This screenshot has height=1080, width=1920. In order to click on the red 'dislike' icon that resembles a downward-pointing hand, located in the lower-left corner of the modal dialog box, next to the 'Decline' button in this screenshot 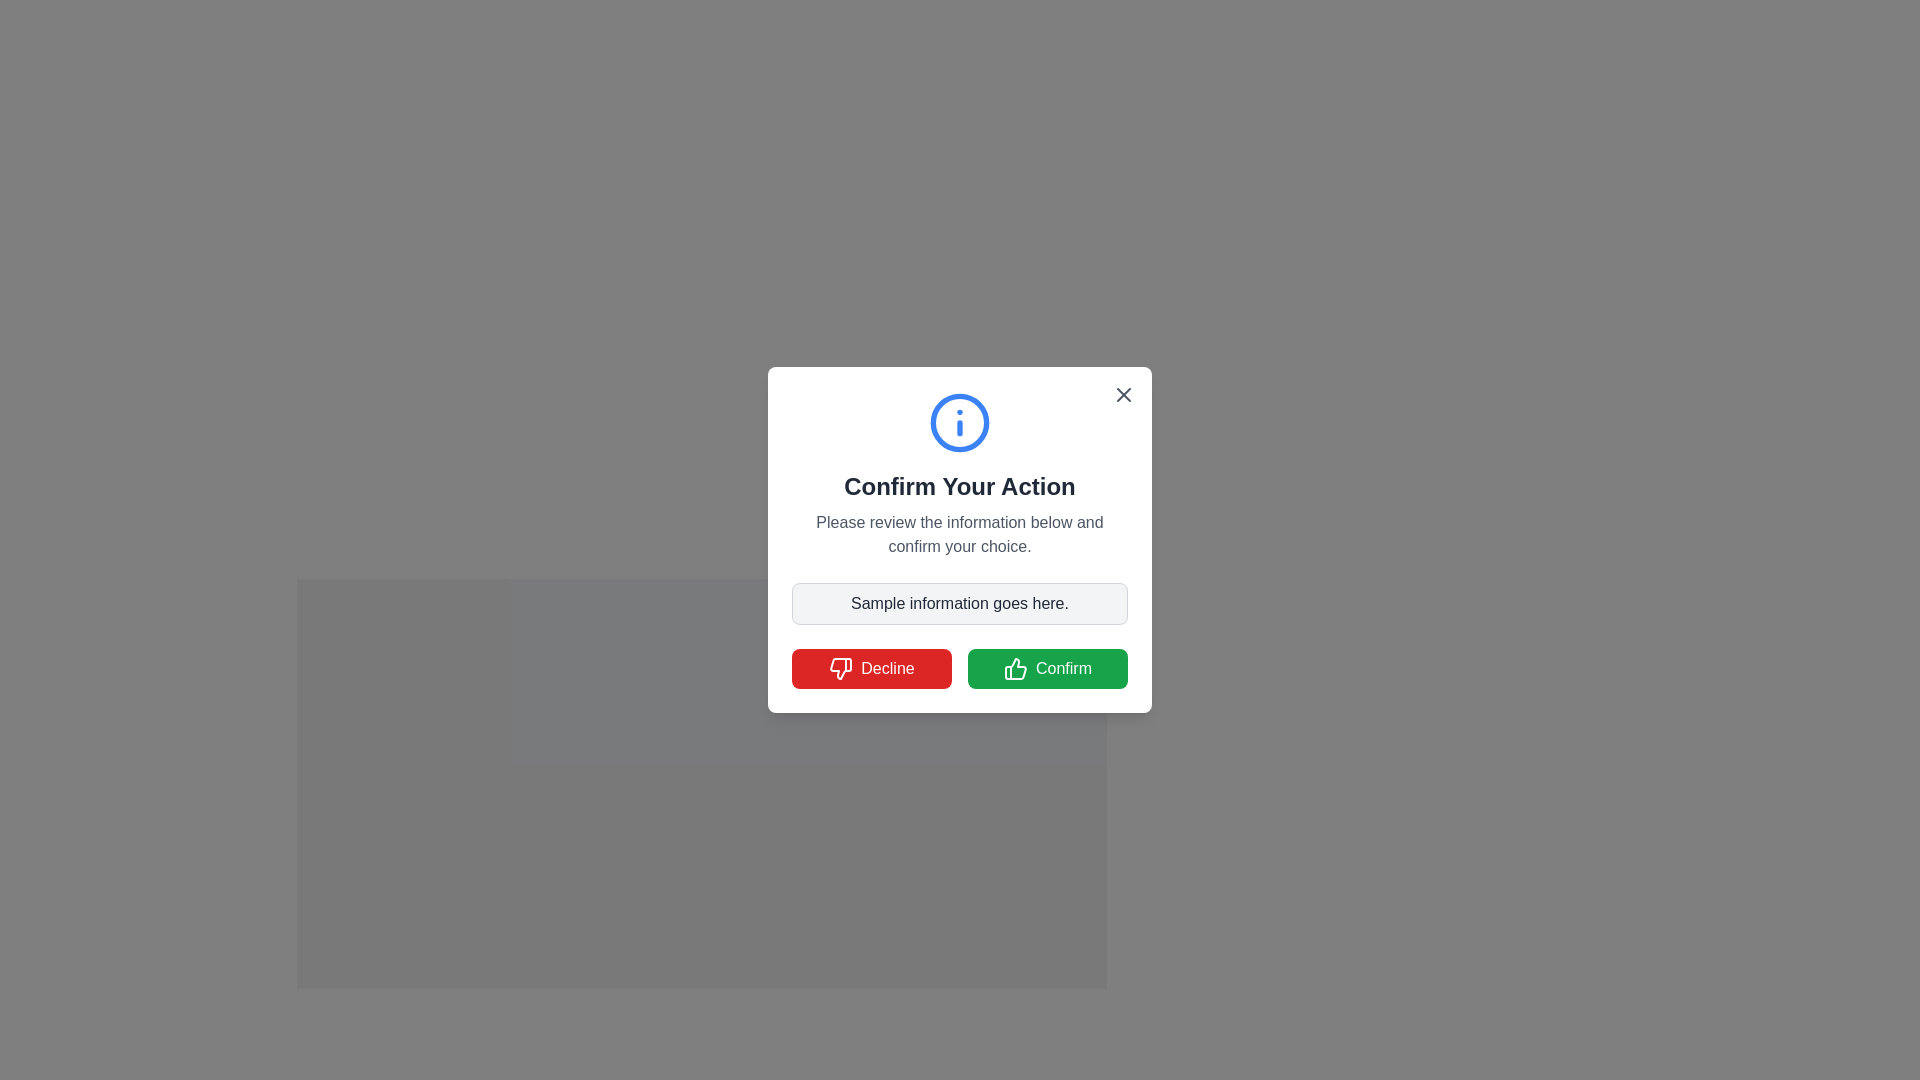, I will do `click(841, 668)`.